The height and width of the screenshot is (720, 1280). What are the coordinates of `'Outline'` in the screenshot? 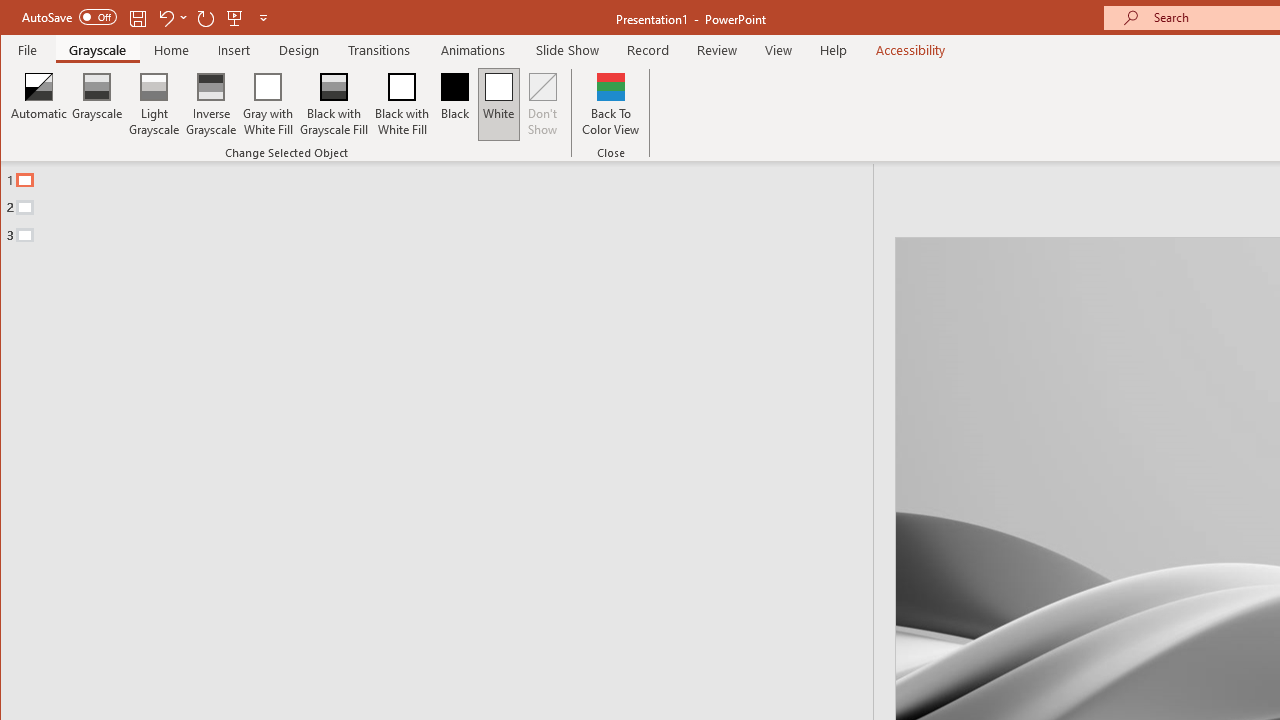 It's located at (444, 203).